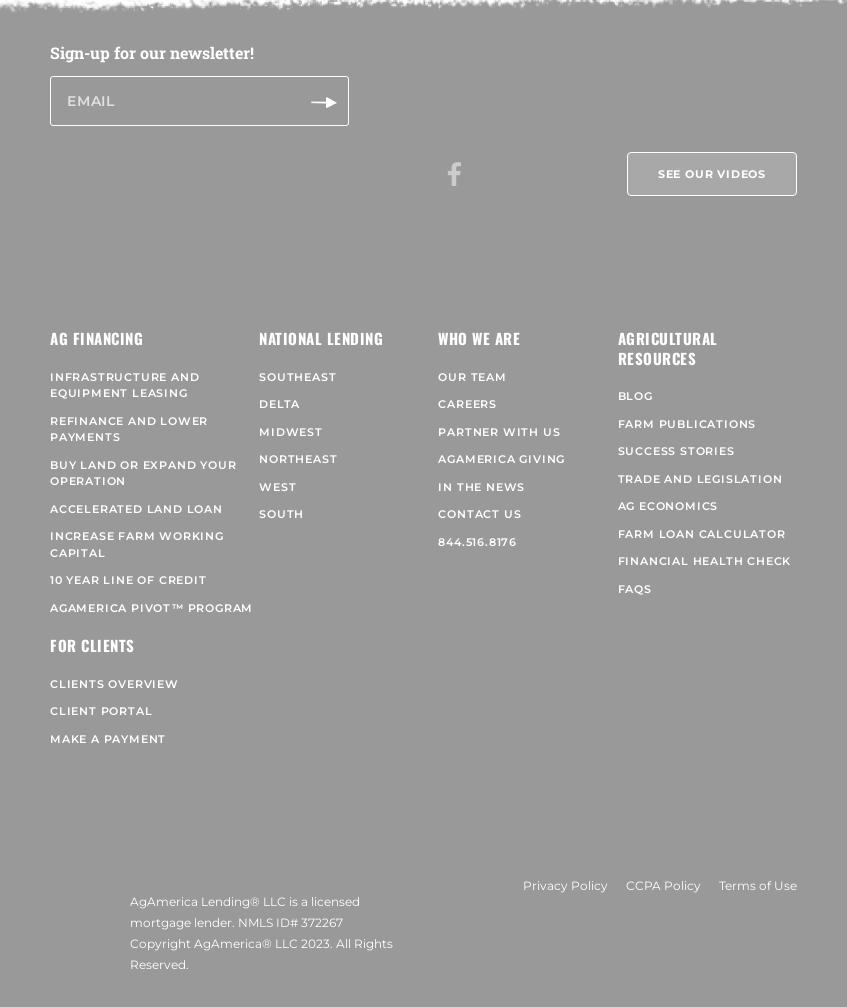  Describe the element at coordinates (756, 872) in the screenshot. I see `'Terms of Use'` at that location.